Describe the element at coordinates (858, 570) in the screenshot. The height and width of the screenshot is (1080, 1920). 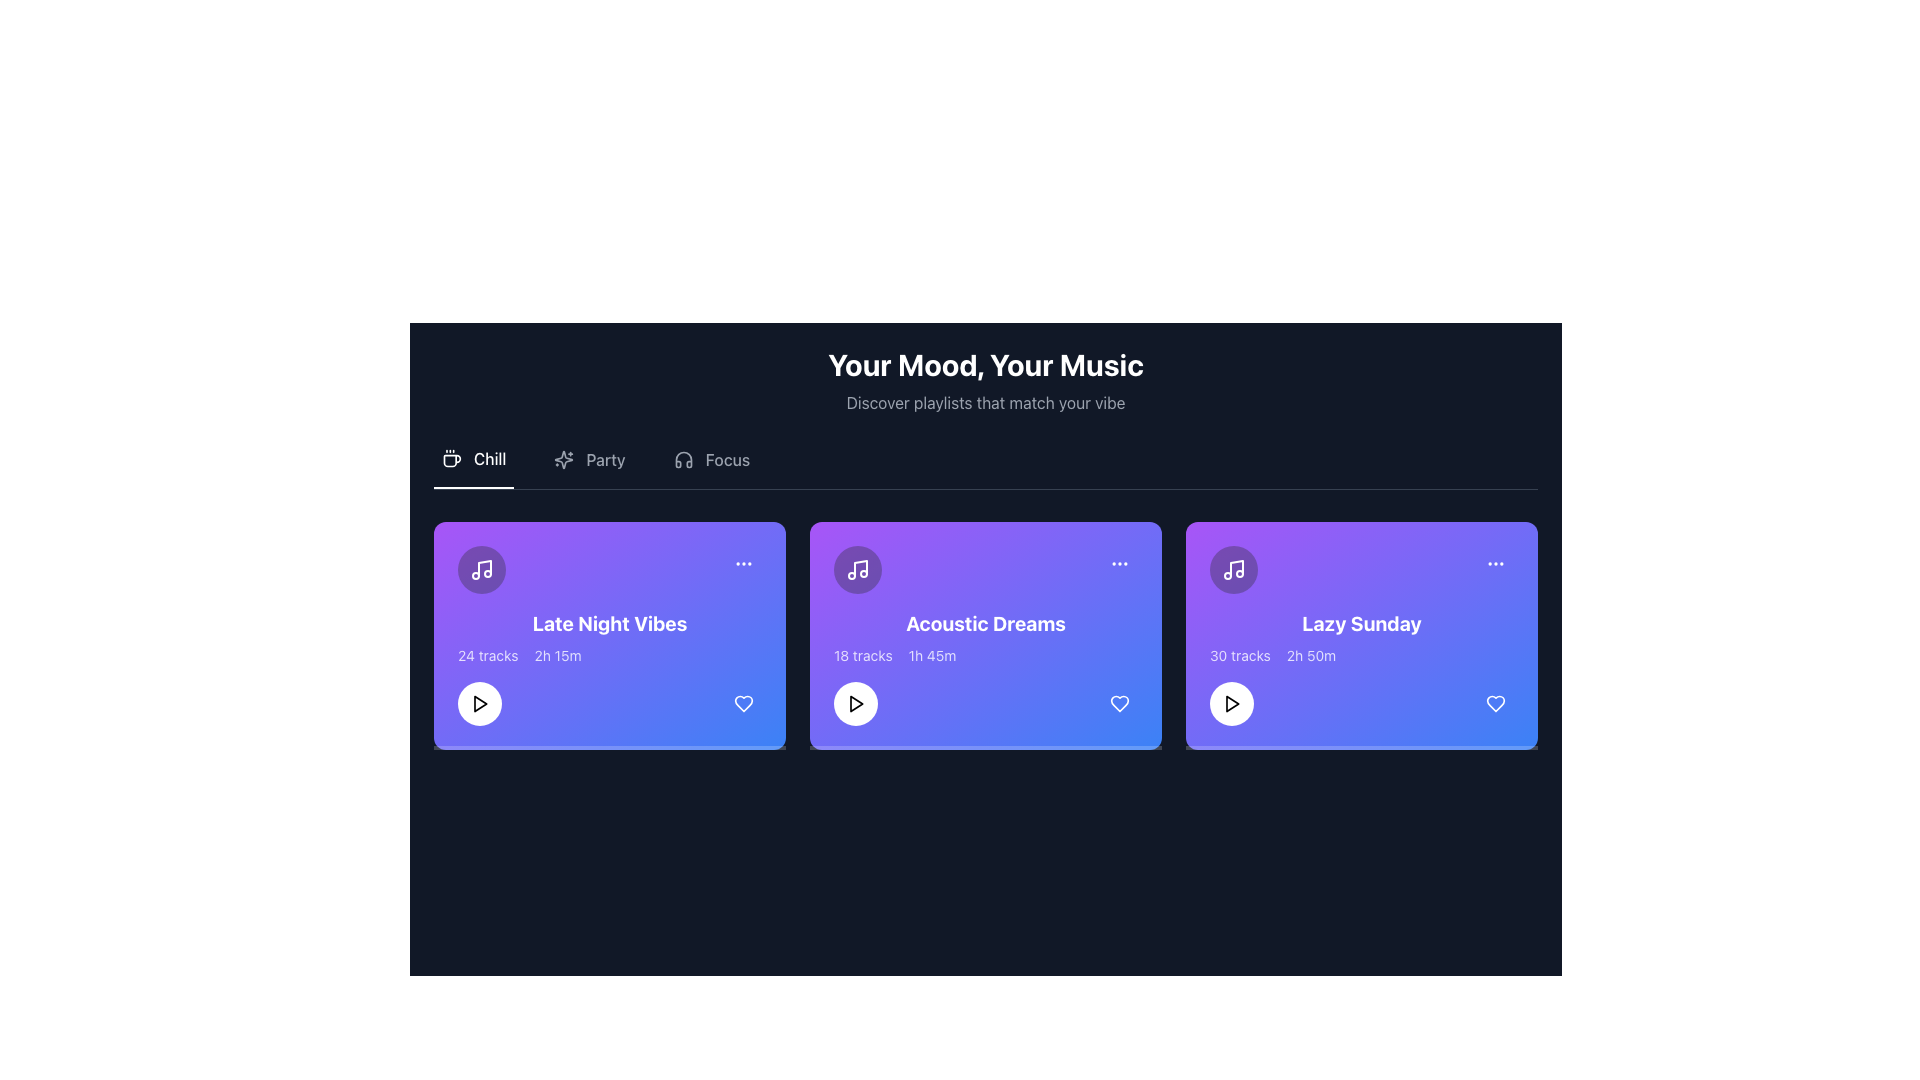
I see `the decorative icon representing a musical concept within the 'Acoustic Dreams' card, located near the top-left corner` at that location.